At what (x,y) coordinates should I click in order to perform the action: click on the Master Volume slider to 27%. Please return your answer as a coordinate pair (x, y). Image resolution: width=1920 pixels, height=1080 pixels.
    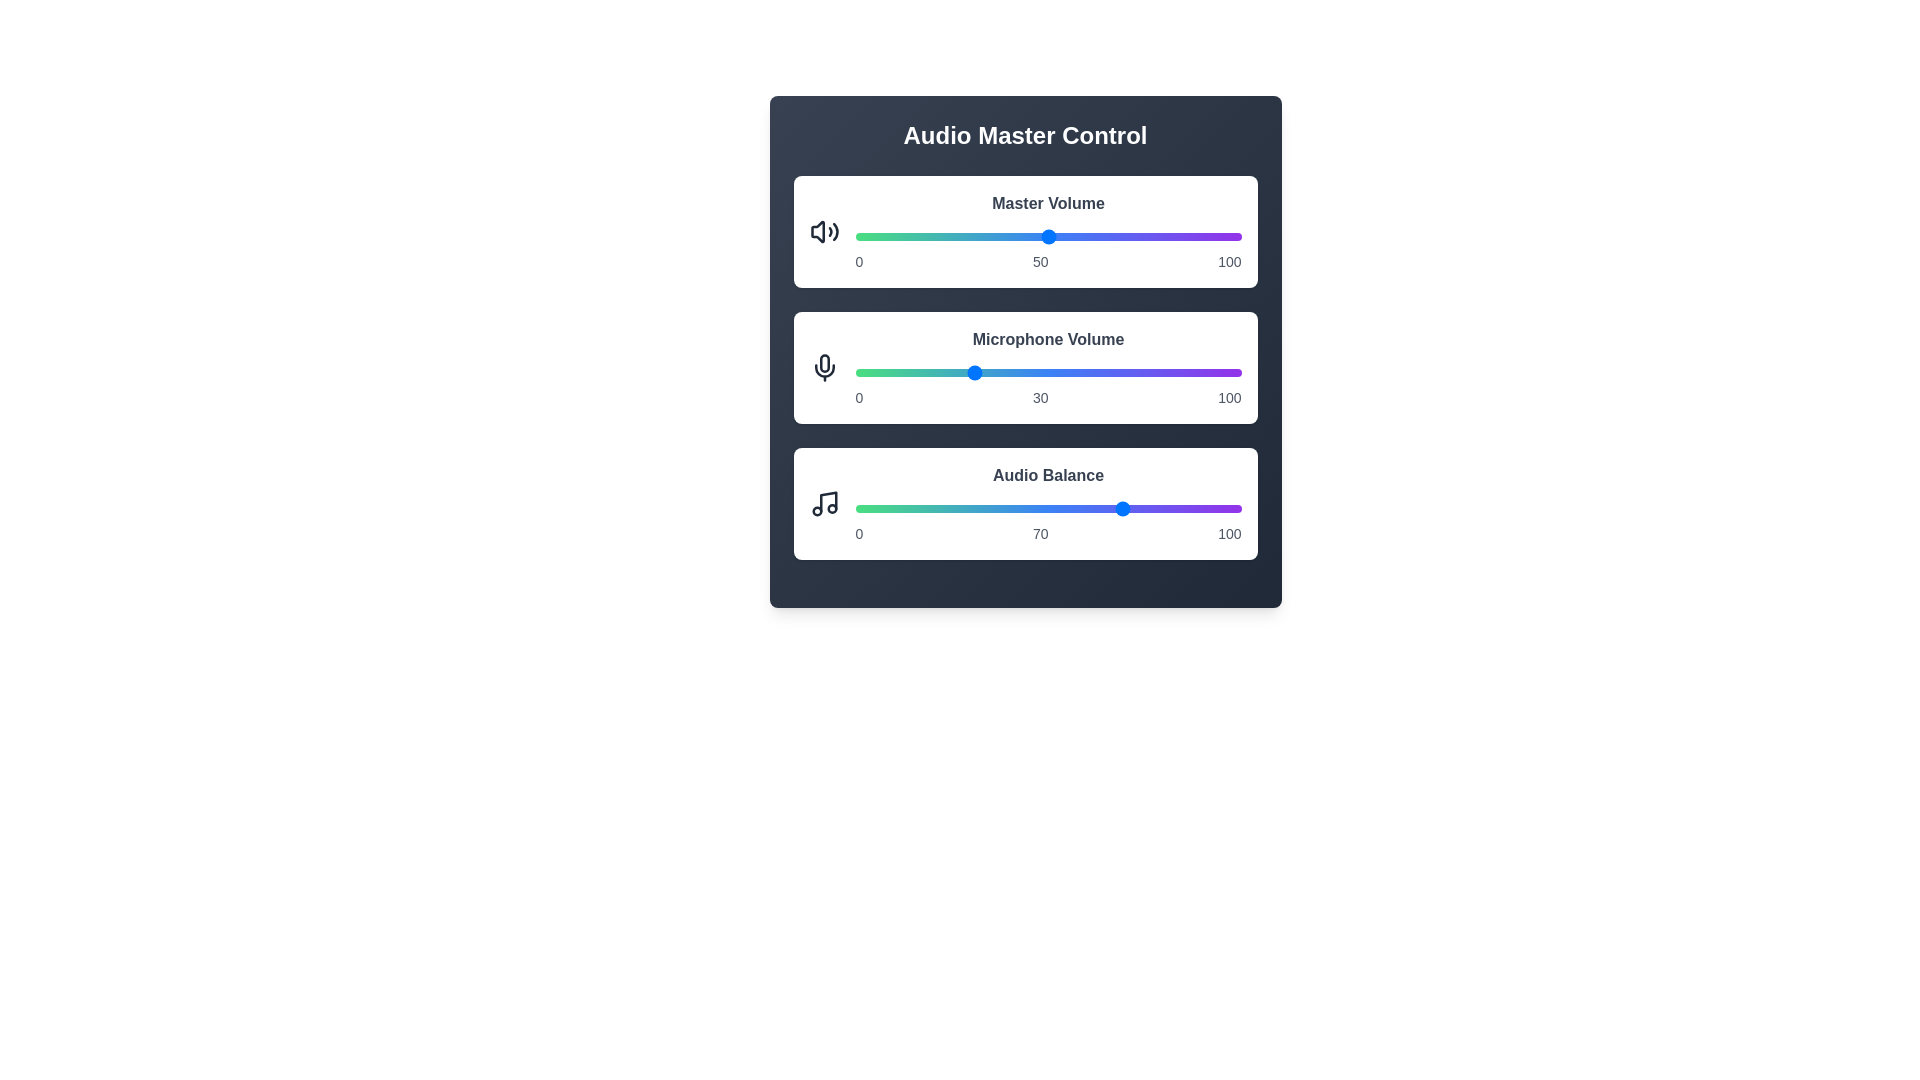
    Looking at the image, I should click on (958, 235).